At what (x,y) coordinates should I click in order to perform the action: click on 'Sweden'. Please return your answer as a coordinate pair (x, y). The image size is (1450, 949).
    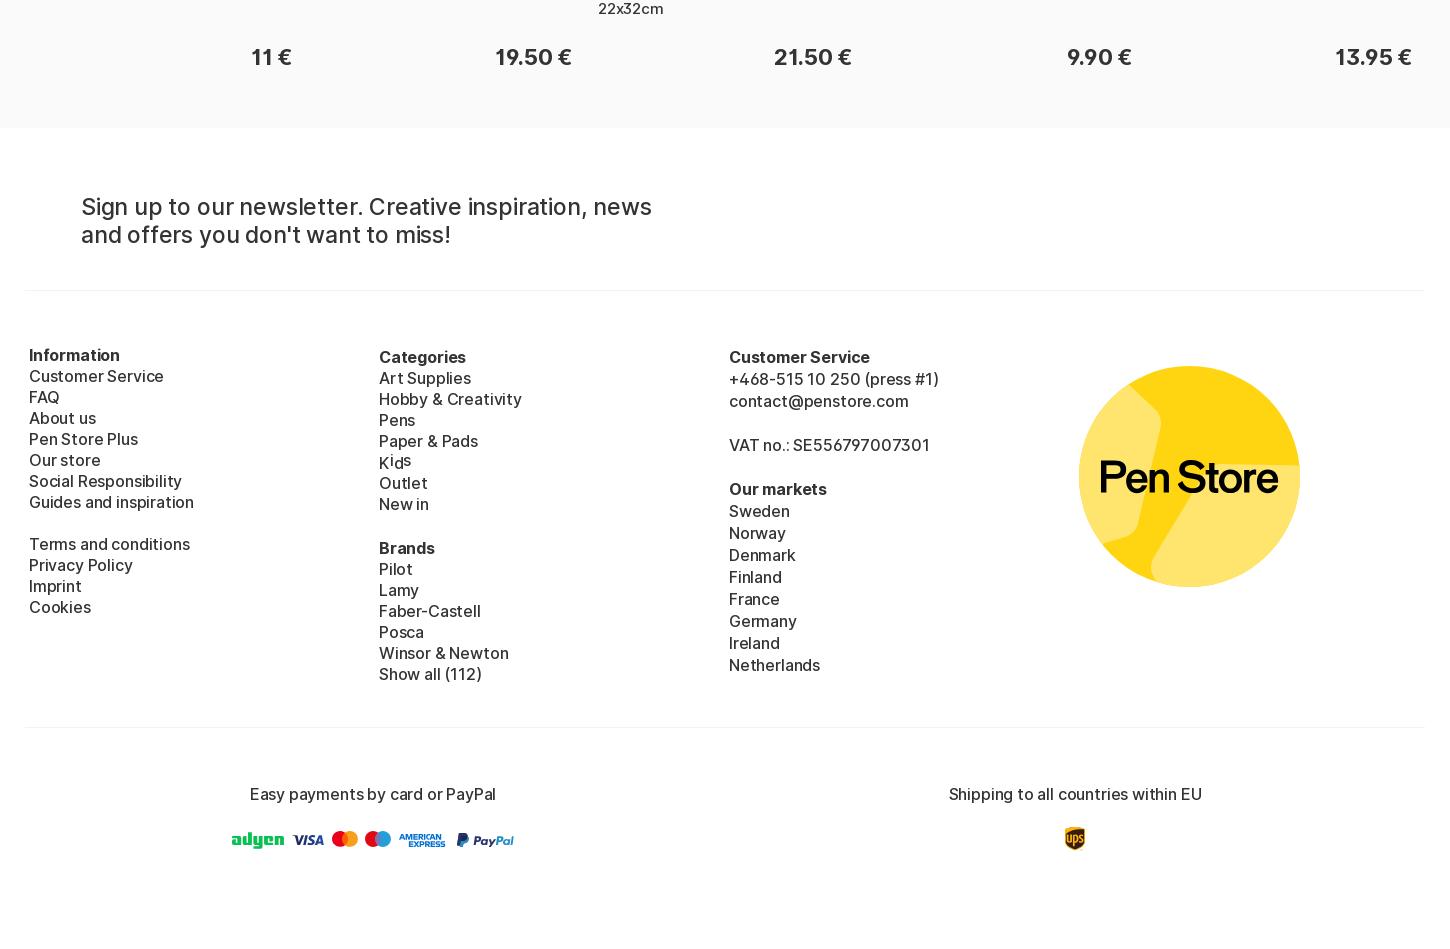
    Looking at the image, I should click on (758, 508).